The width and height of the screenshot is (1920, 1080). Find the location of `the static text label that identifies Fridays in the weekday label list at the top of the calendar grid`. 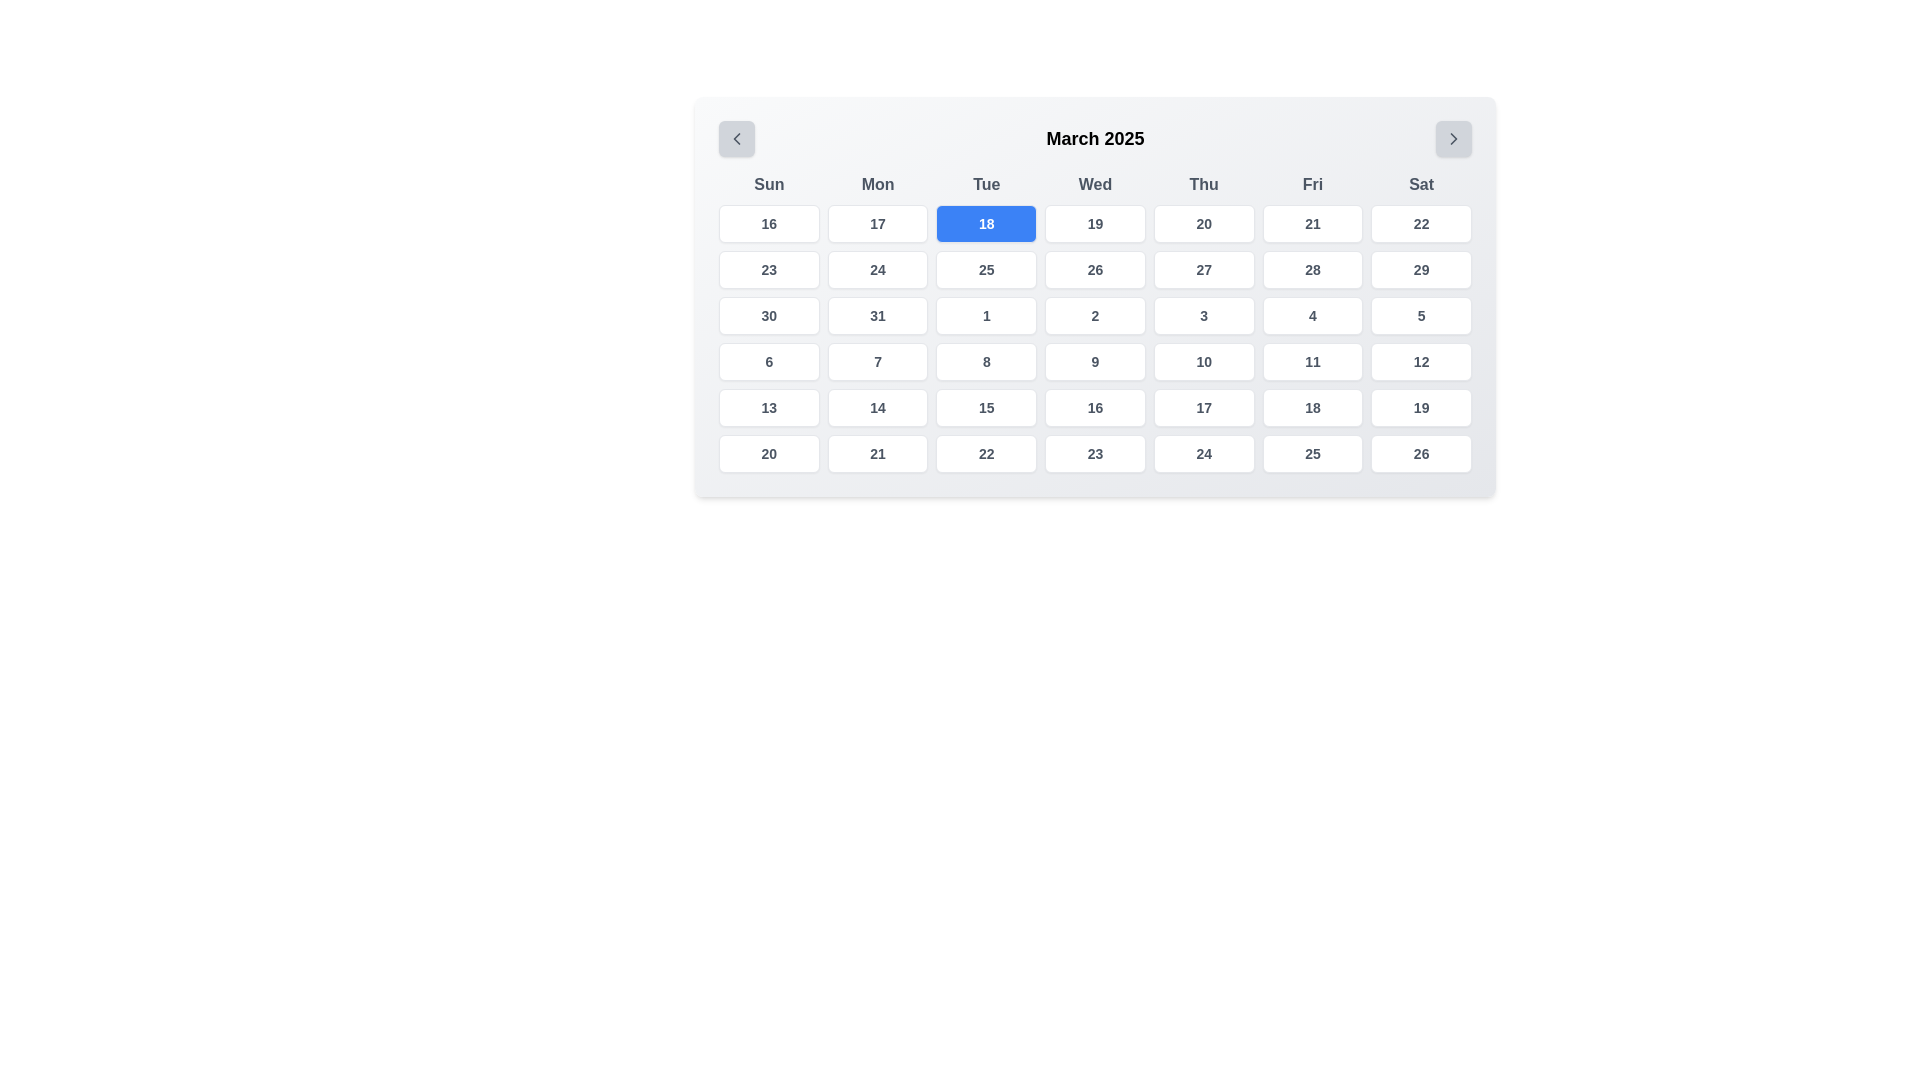

the static text label that identifies Fridays in the weekday label list at the top of the calendar grid is located at coordinates (1312, 185).